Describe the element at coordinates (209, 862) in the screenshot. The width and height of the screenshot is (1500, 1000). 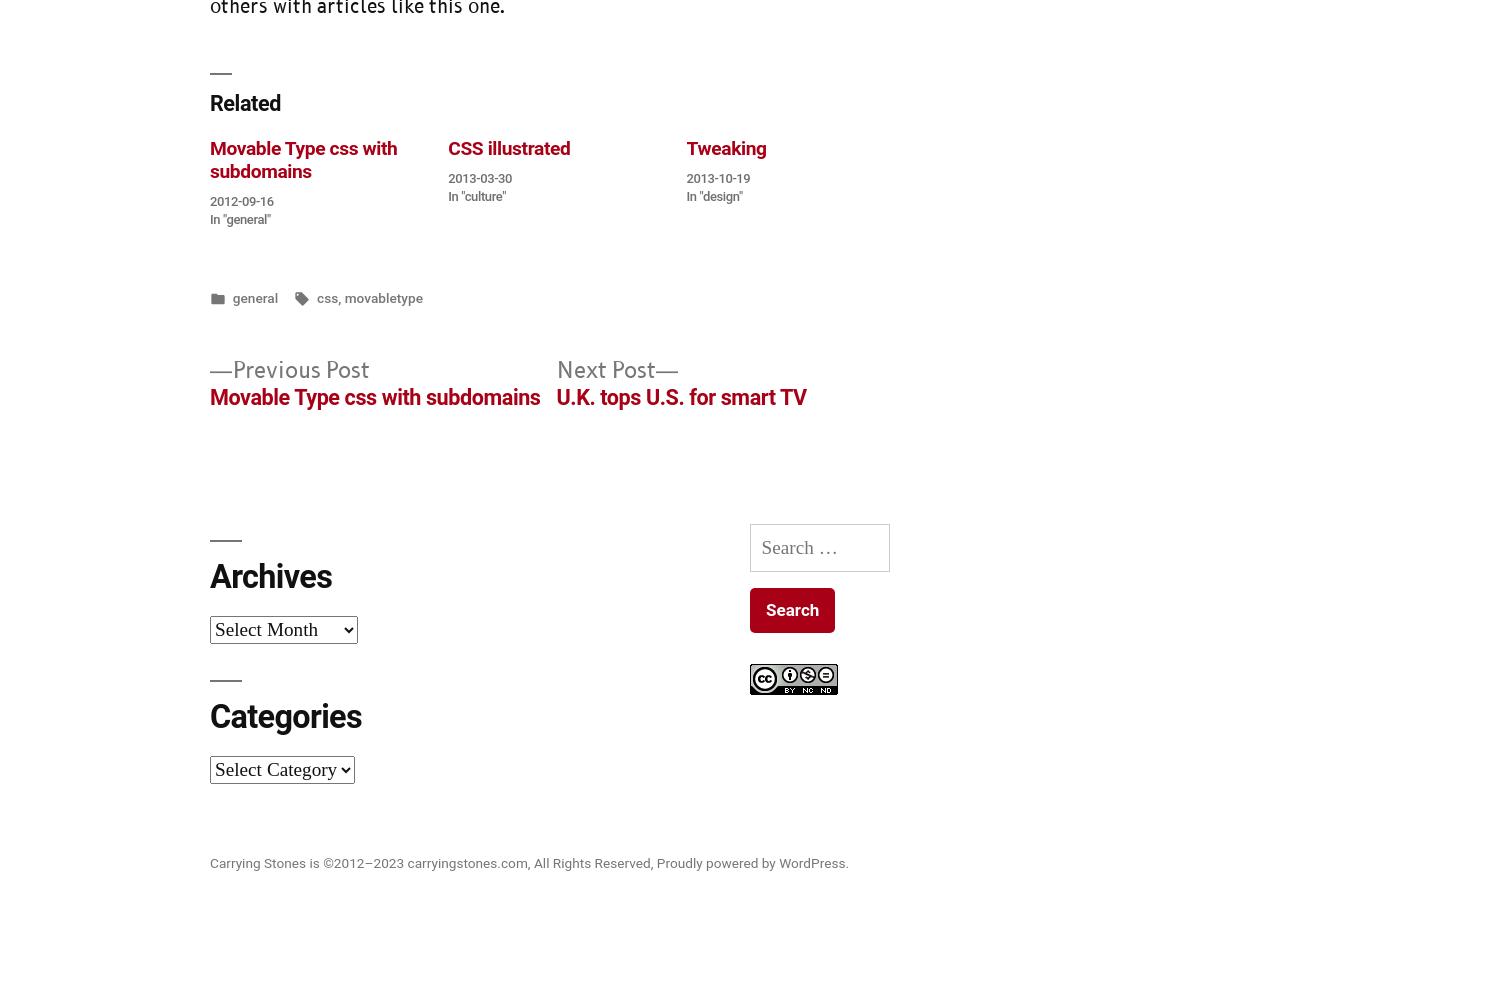
I see `'Carrying Stones is ©2012–2023 carryingstones.com, All Rights Reserved'` at that location.